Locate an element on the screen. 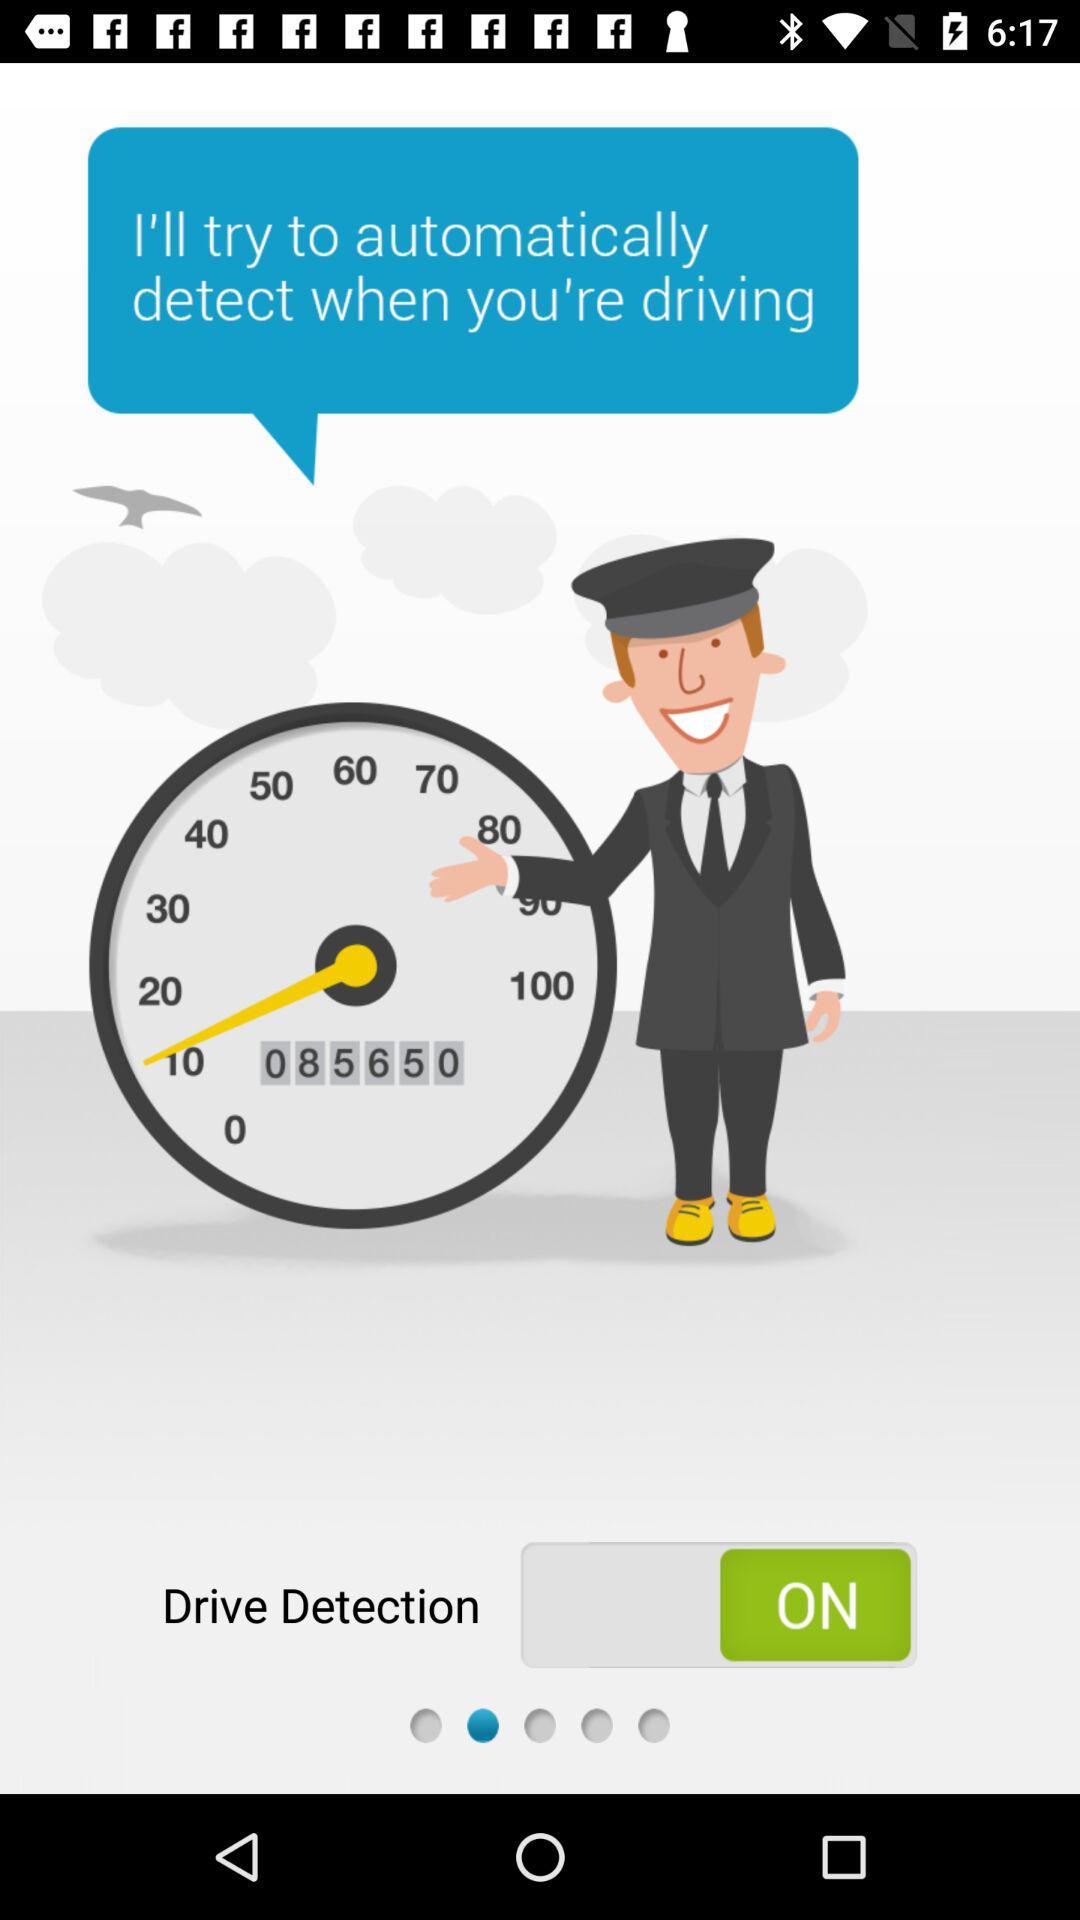 The width and height of the screenshot is (1080, 1920). next slide is located at coordinates (540, 1724).